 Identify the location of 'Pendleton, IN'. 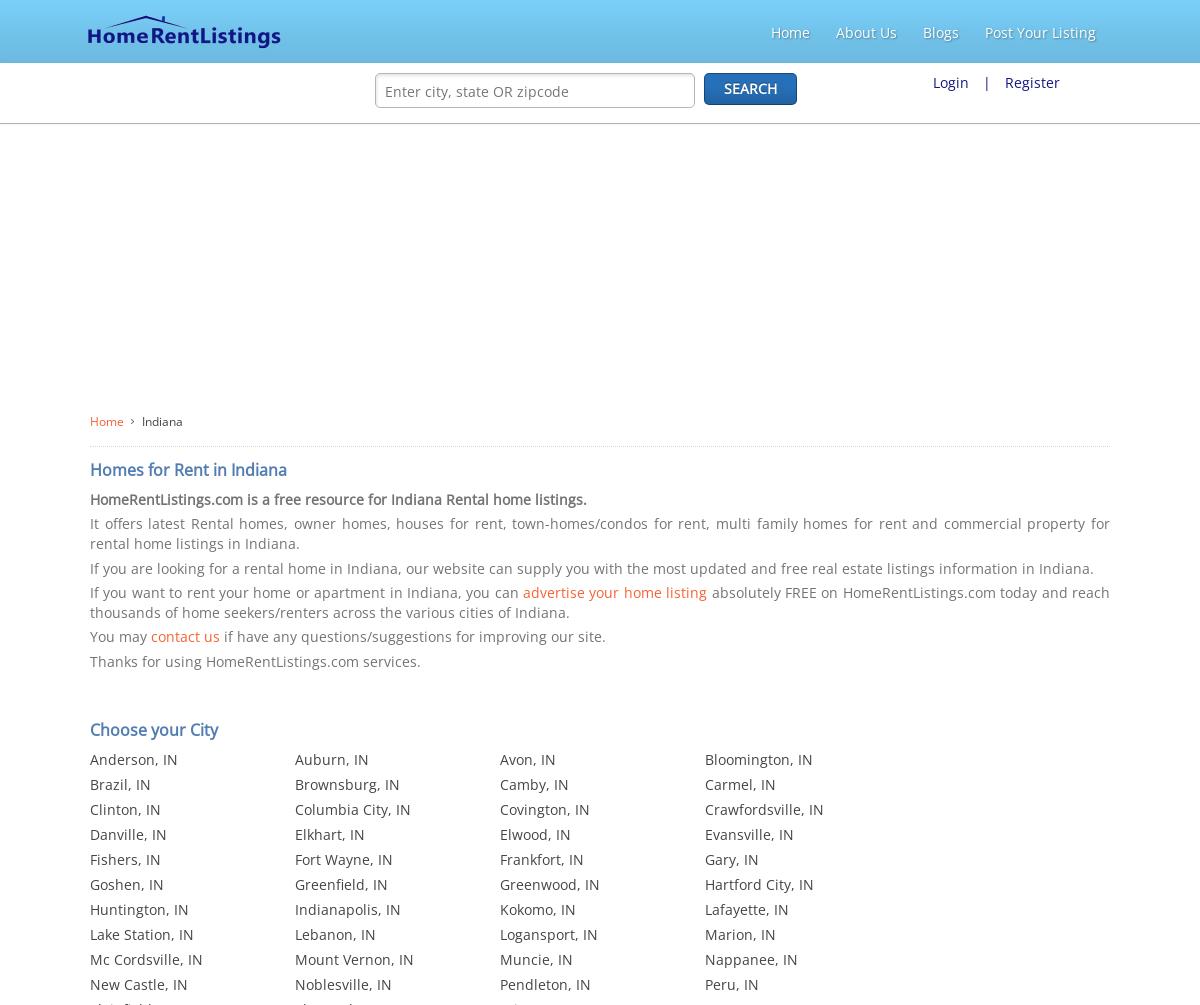
(544, 983).